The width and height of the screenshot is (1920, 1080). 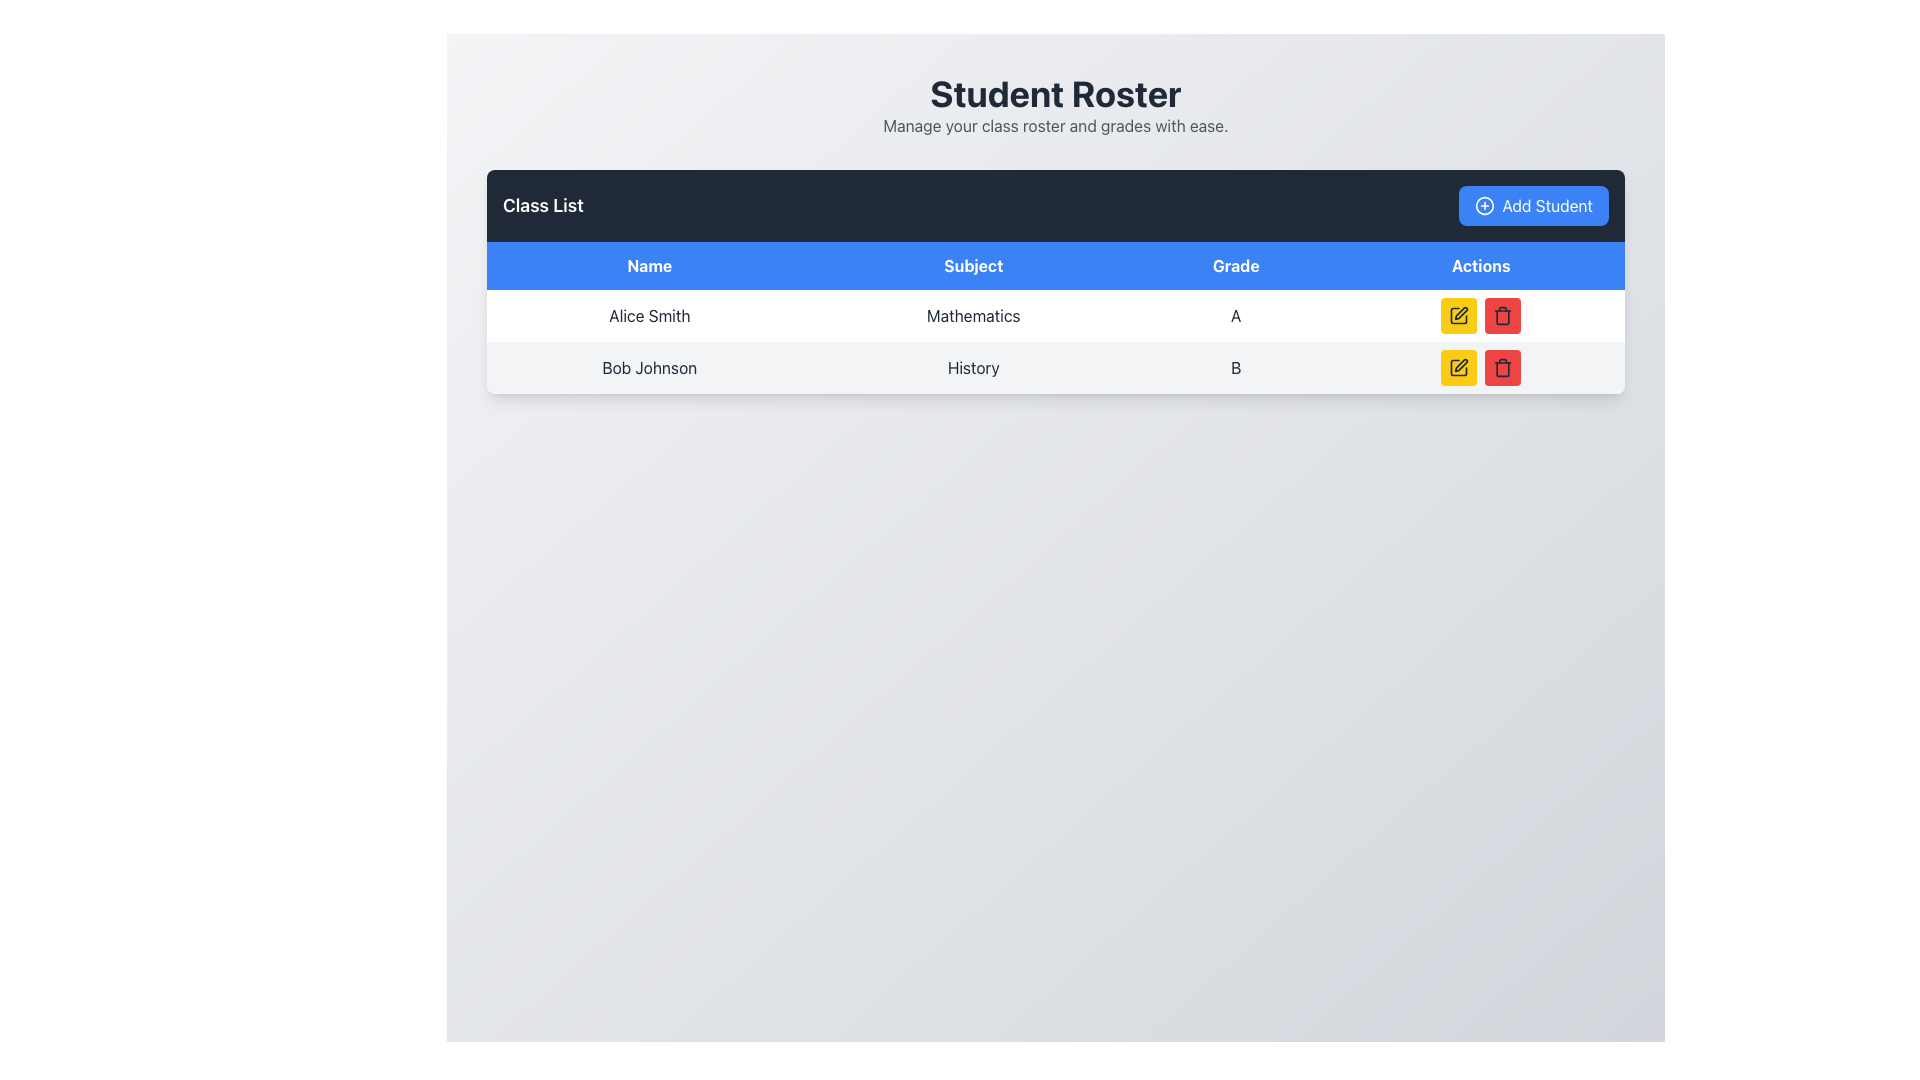 I want to click on text label displaying 'Mathematics' located in the 'Subject' column of the student roster table for 'Alice Smith', so click(x=973, y=315).